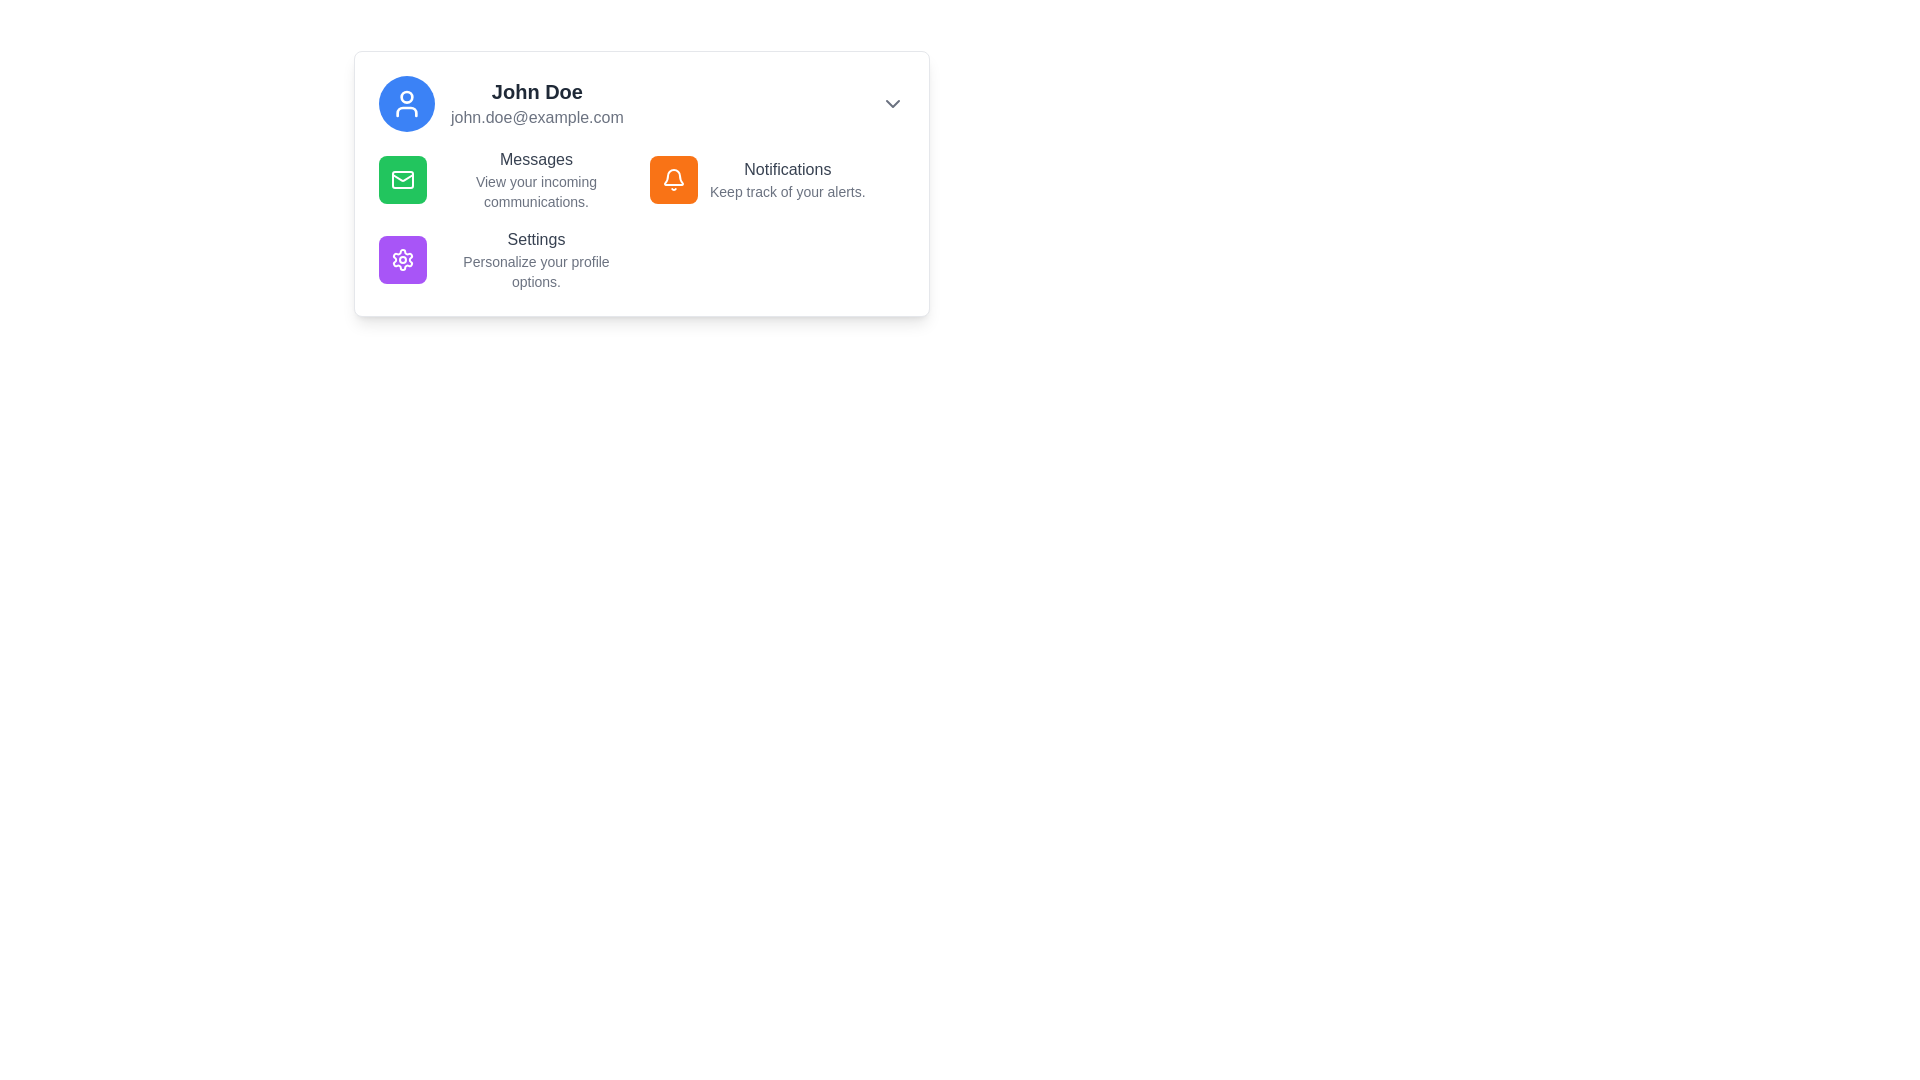 This screenshot has height=1080, width=1920. I want to click on the text label displaying 'John Doe', which is styled in bold and serves as a heading for user details, so click(537, 92).